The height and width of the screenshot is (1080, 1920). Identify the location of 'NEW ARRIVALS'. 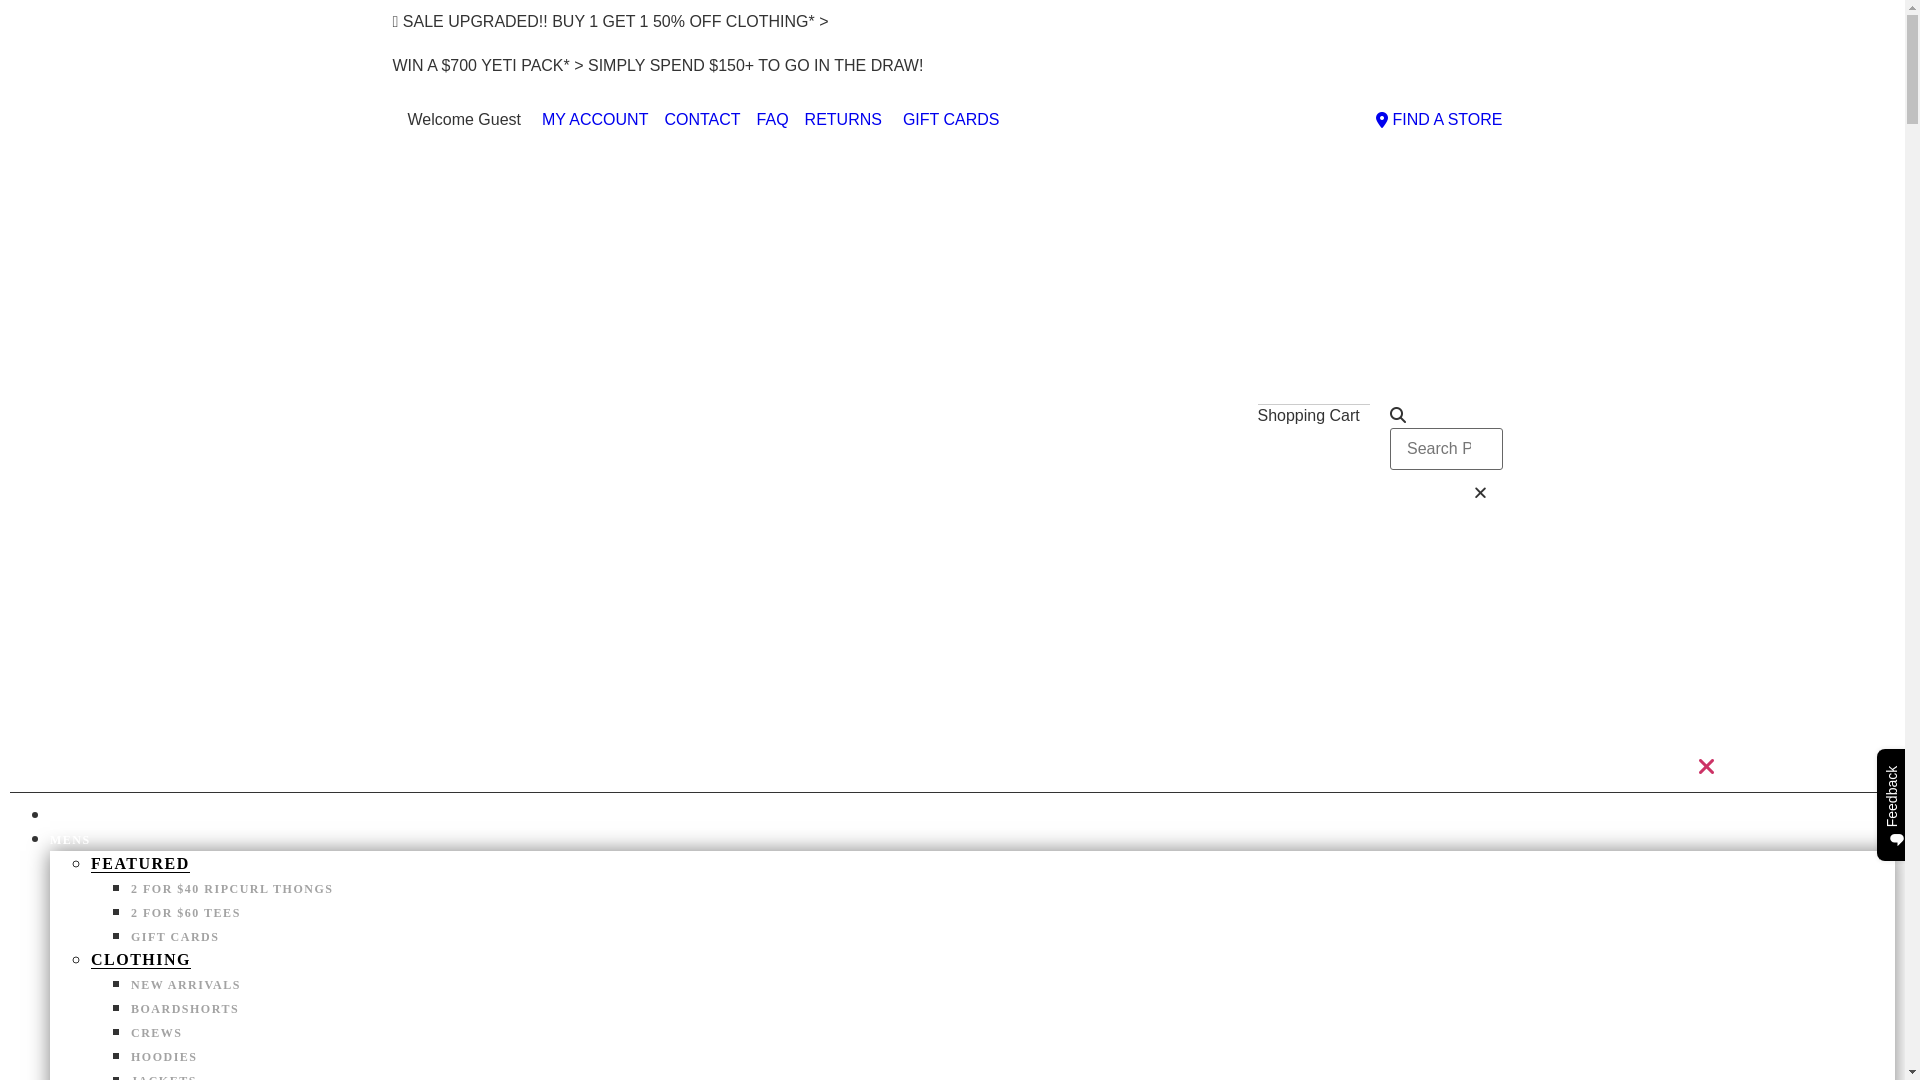
(186, 983).